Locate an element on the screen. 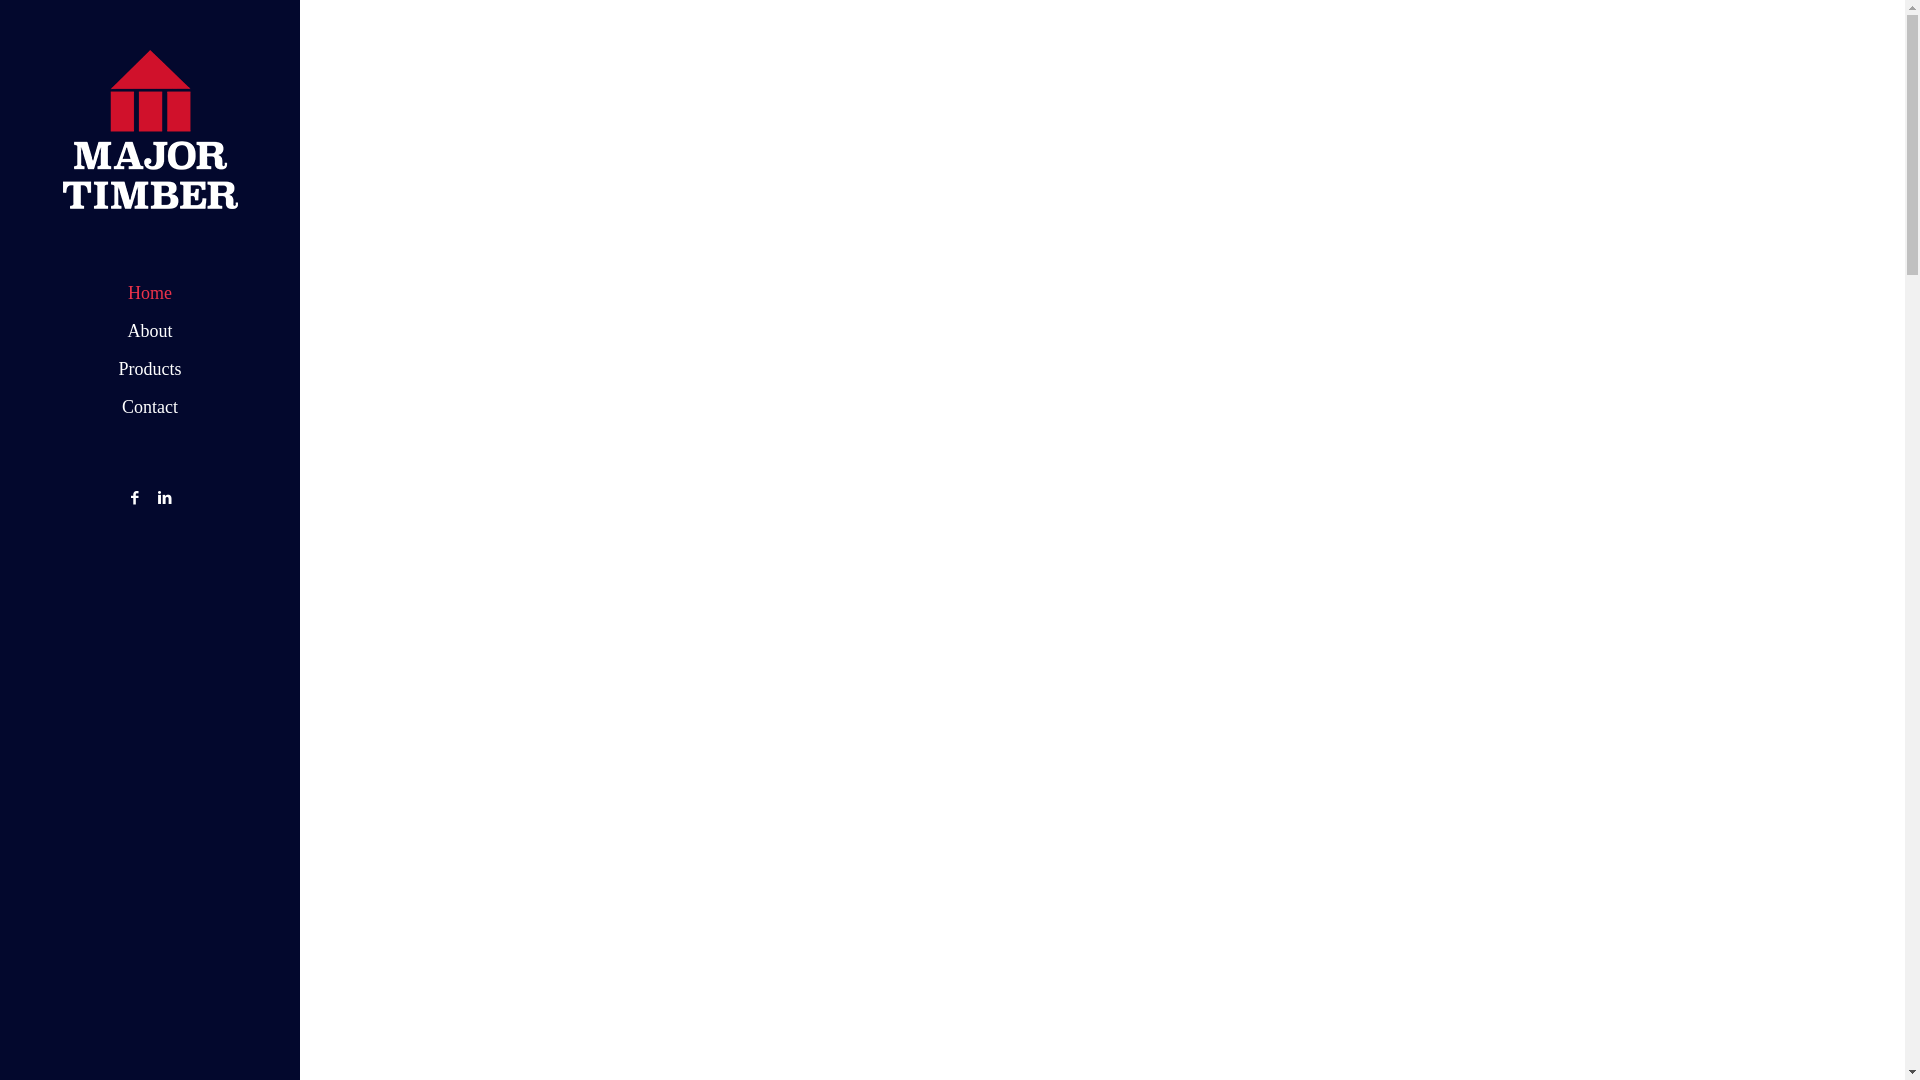 The width and height of the screenshot is (1920, 1080). 'Linked In' is located at coordinates (165, 496).